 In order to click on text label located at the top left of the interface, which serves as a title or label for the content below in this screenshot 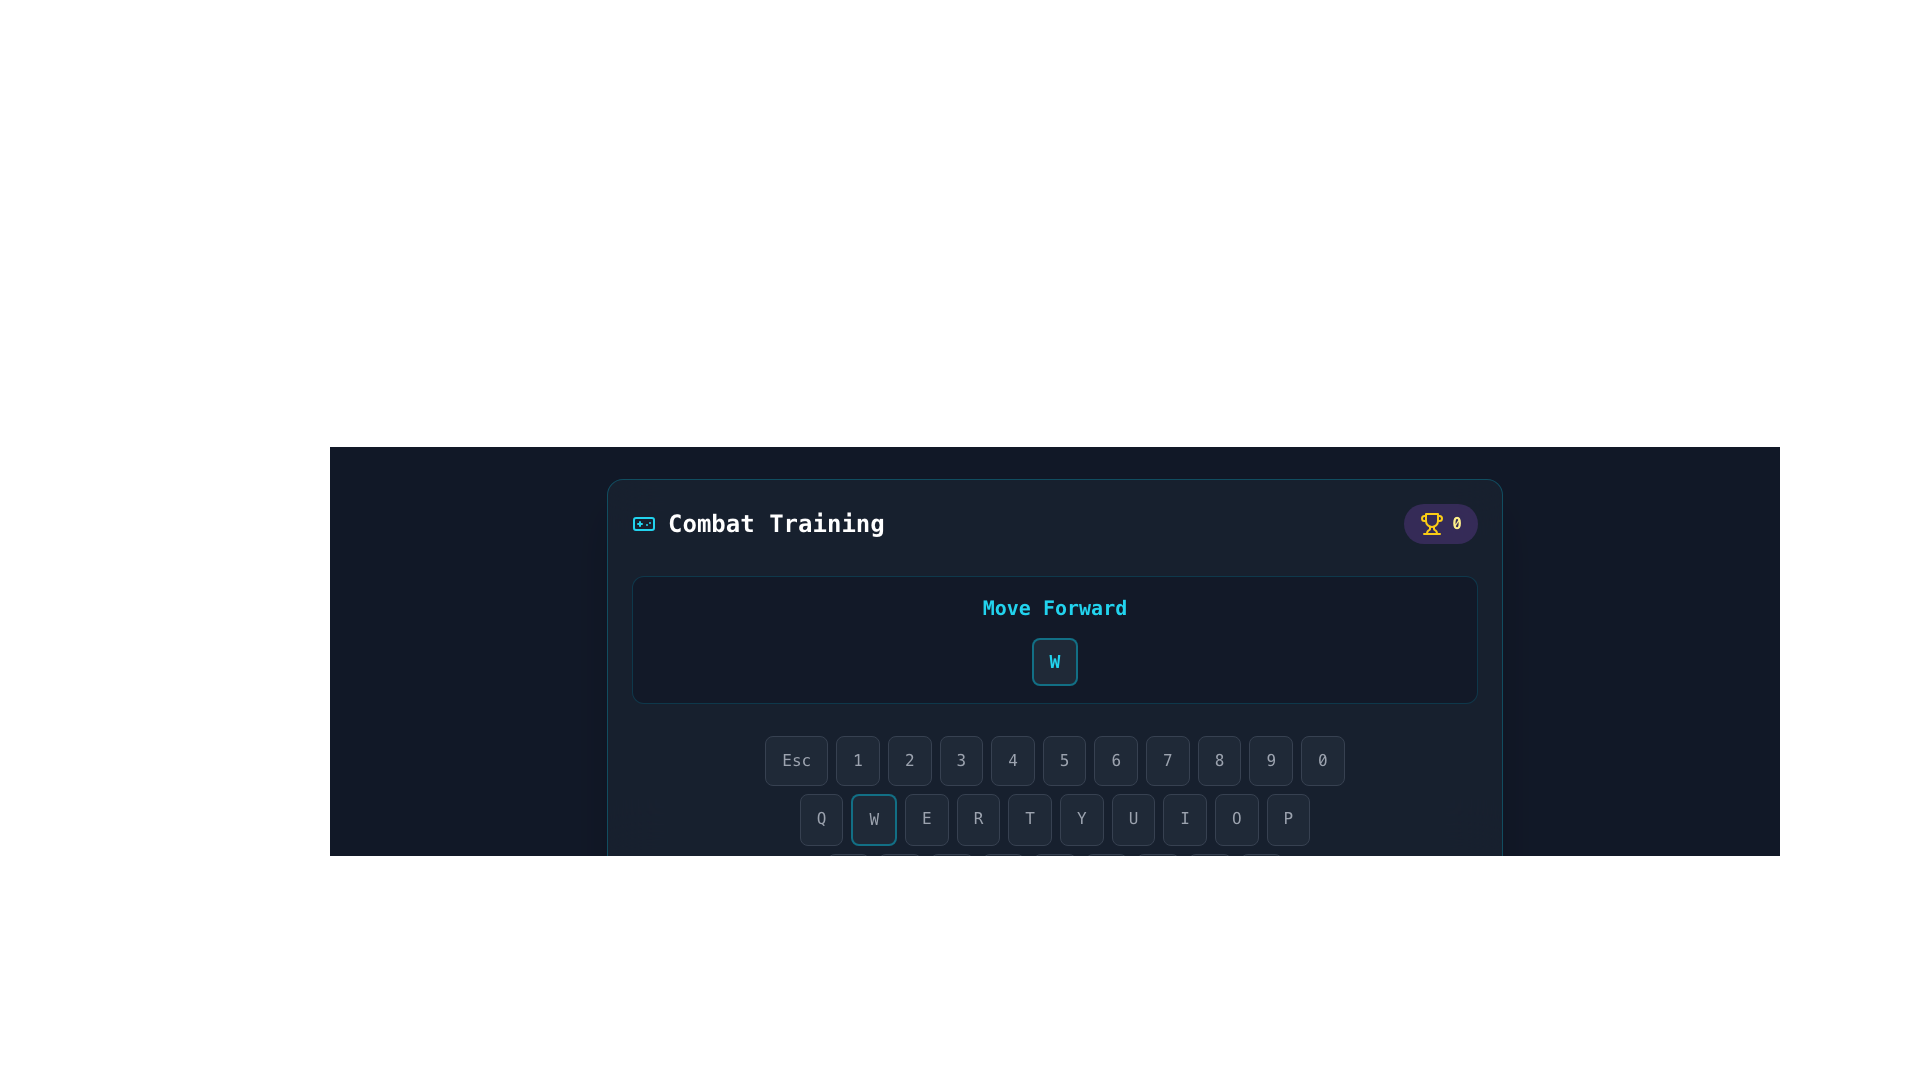, I will do `click(757, 523)`.